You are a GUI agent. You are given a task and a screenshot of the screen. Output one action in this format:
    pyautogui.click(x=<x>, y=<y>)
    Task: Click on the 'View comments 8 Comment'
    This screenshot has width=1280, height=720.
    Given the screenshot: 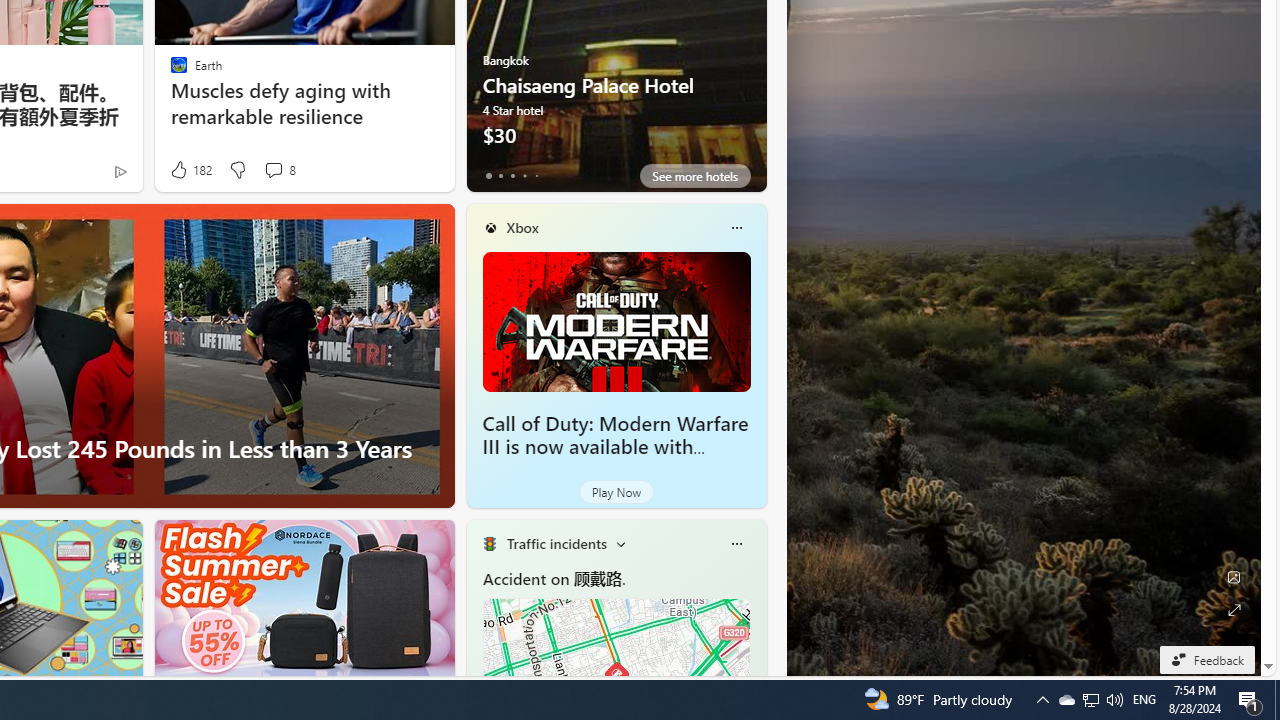 What is the action you would take?
    pyautogui.click(x=272, y=168)
    